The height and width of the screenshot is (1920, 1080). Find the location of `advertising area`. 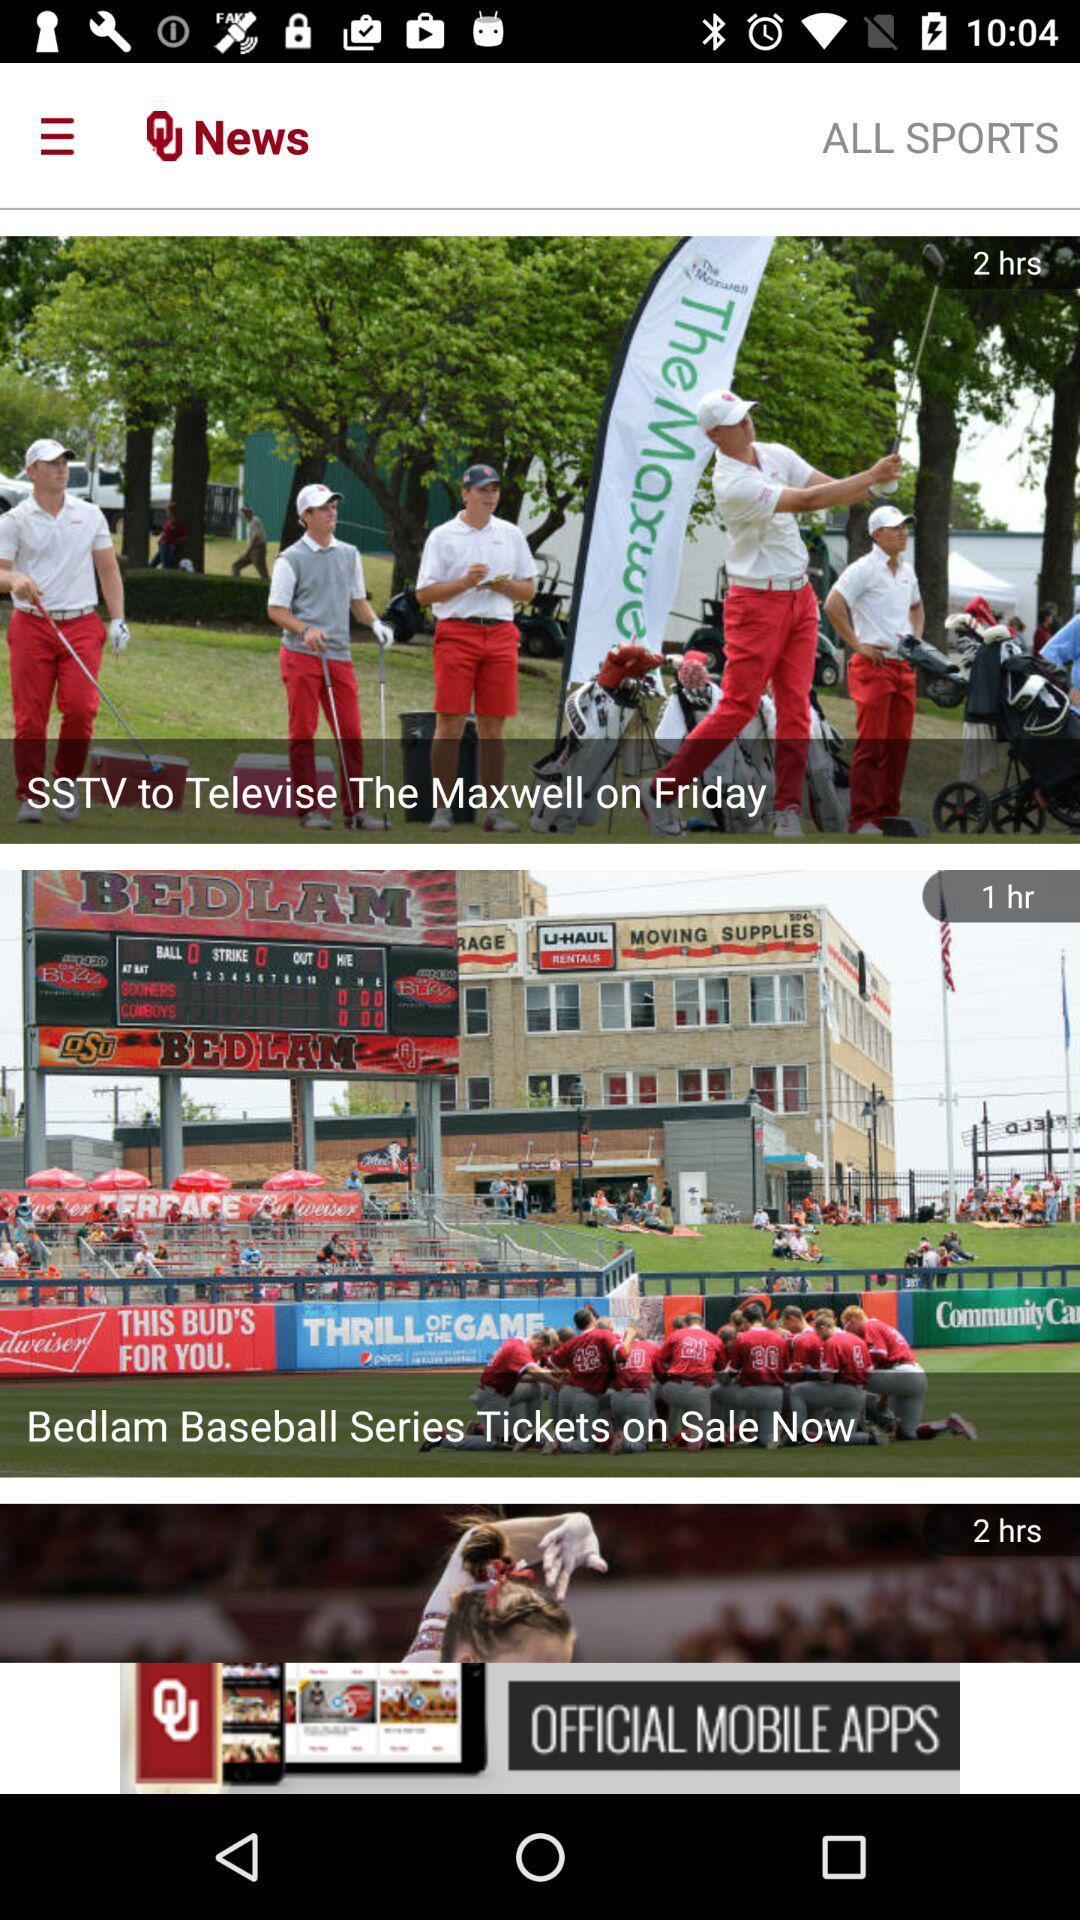

advertising area is located at coordinates (540, 1727).